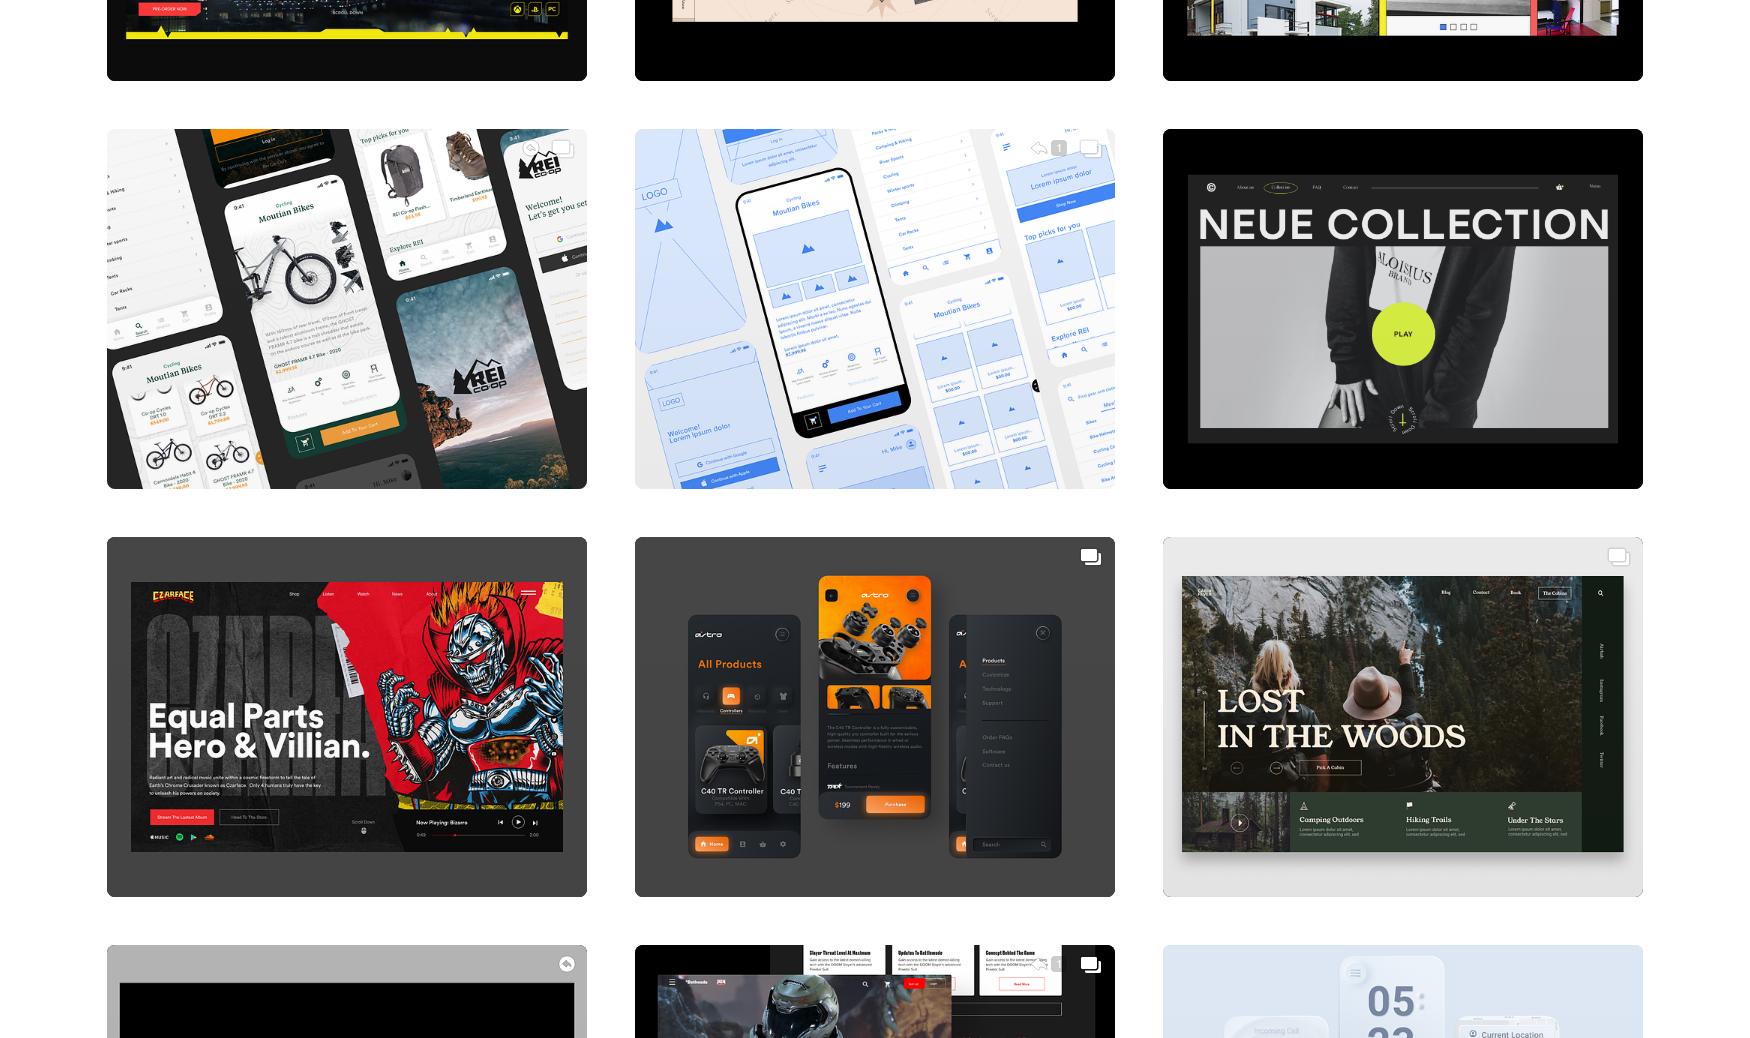  What do you see at coordinates (767, 38) in the screenshot?
I see `'Paradise Lost Site Exploration'` at bounding box center [767, 38].